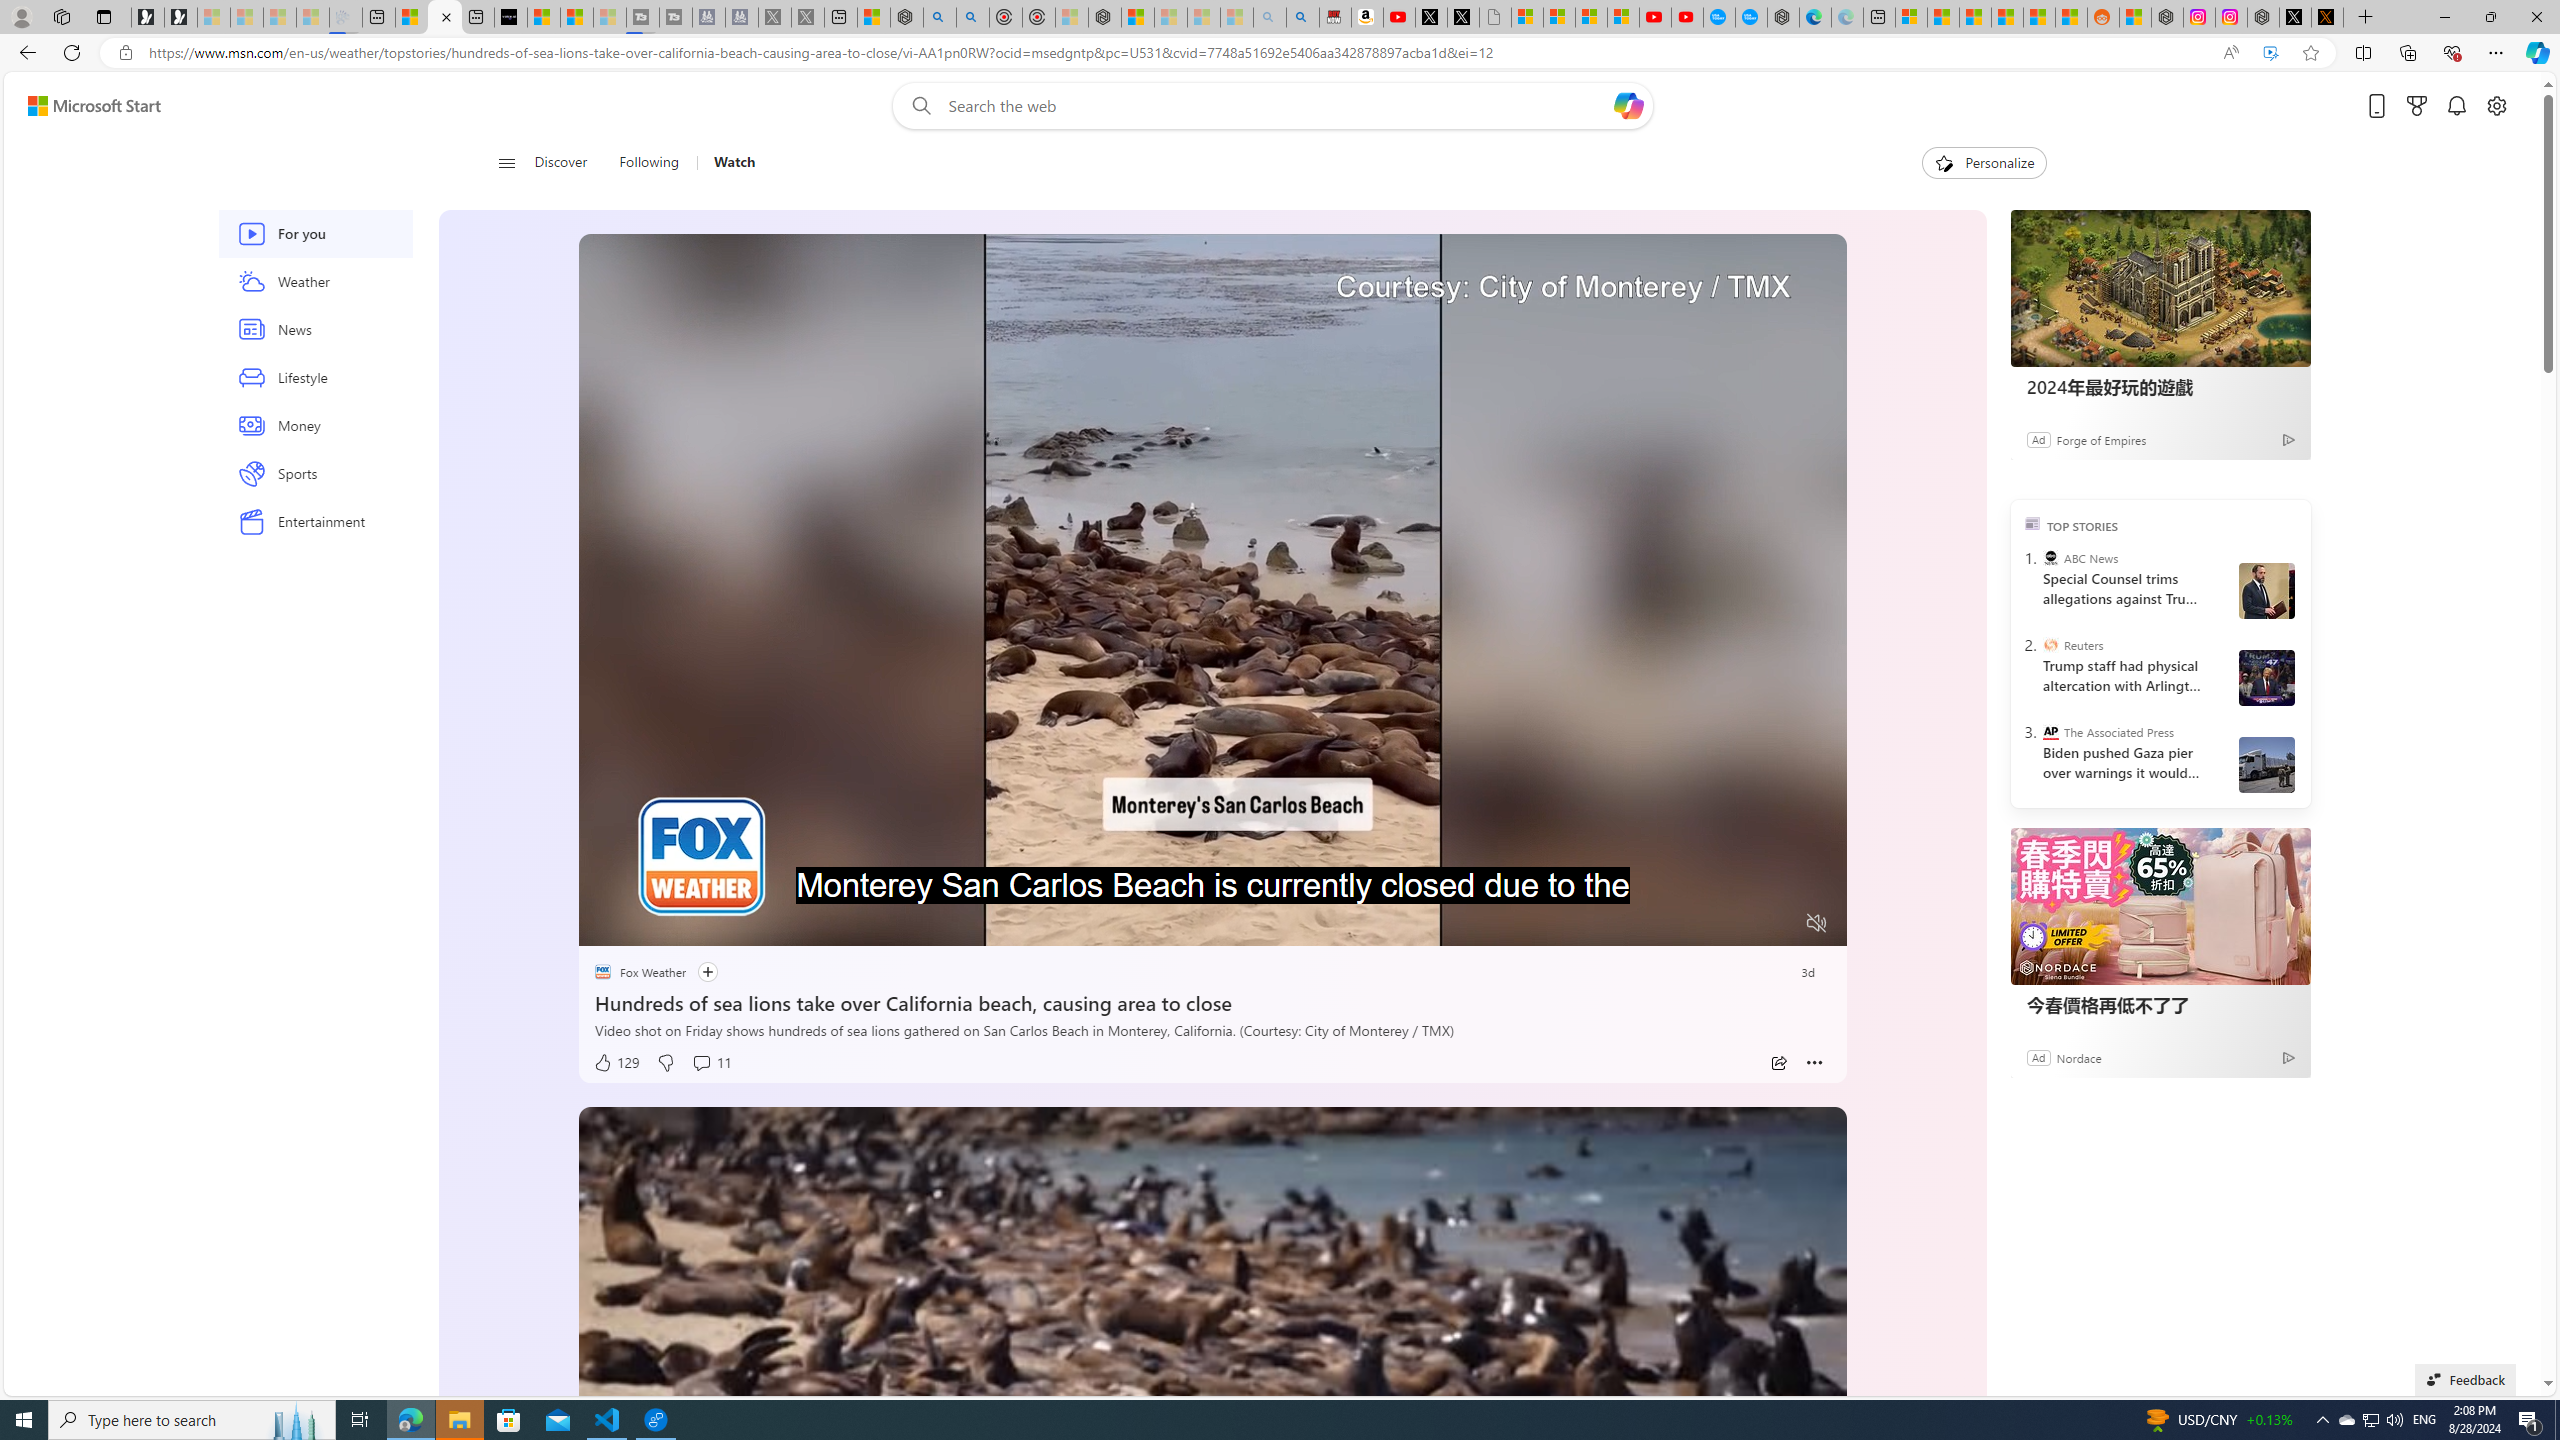  Describe the element at coordinates (81, 104) in the screenshot. I see `'Skip to footer'` at that location.